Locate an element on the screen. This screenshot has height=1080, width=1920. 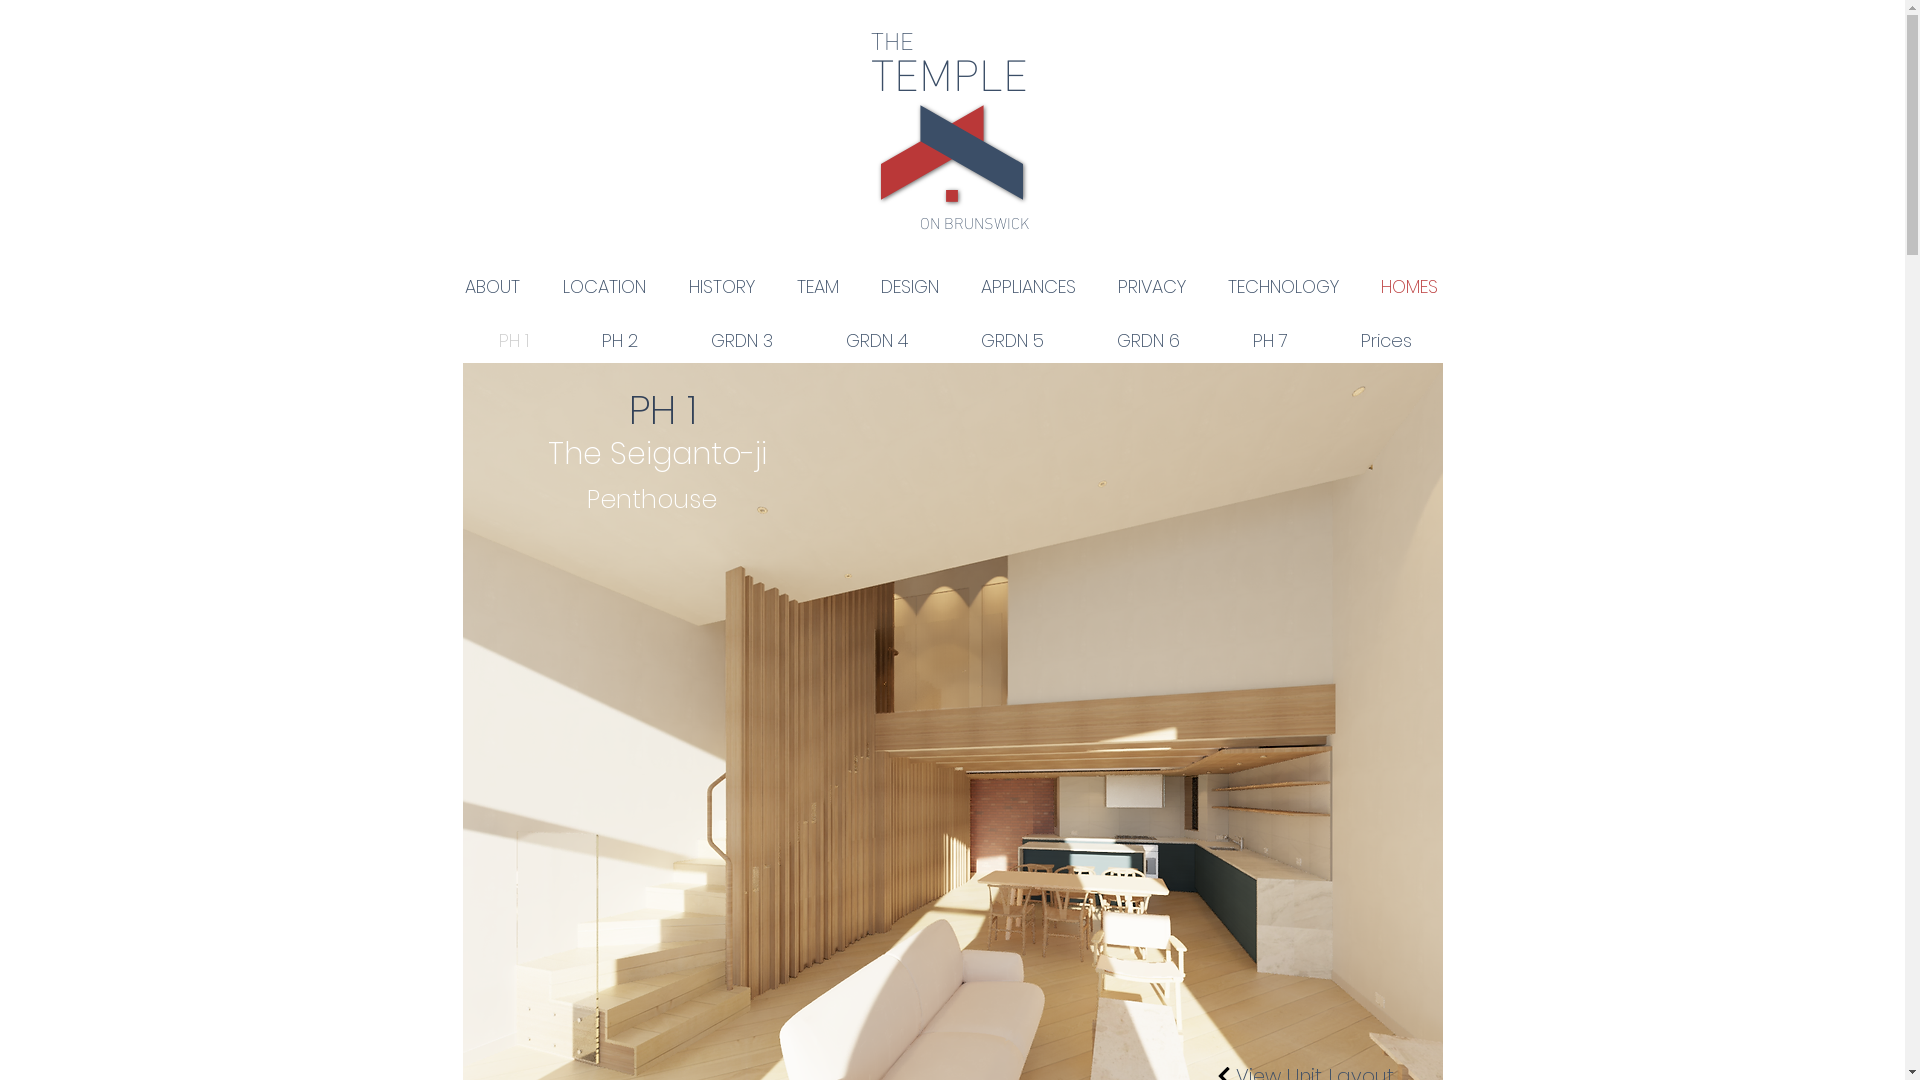
'GRDN 5' is located at coordinates (1012, 339).